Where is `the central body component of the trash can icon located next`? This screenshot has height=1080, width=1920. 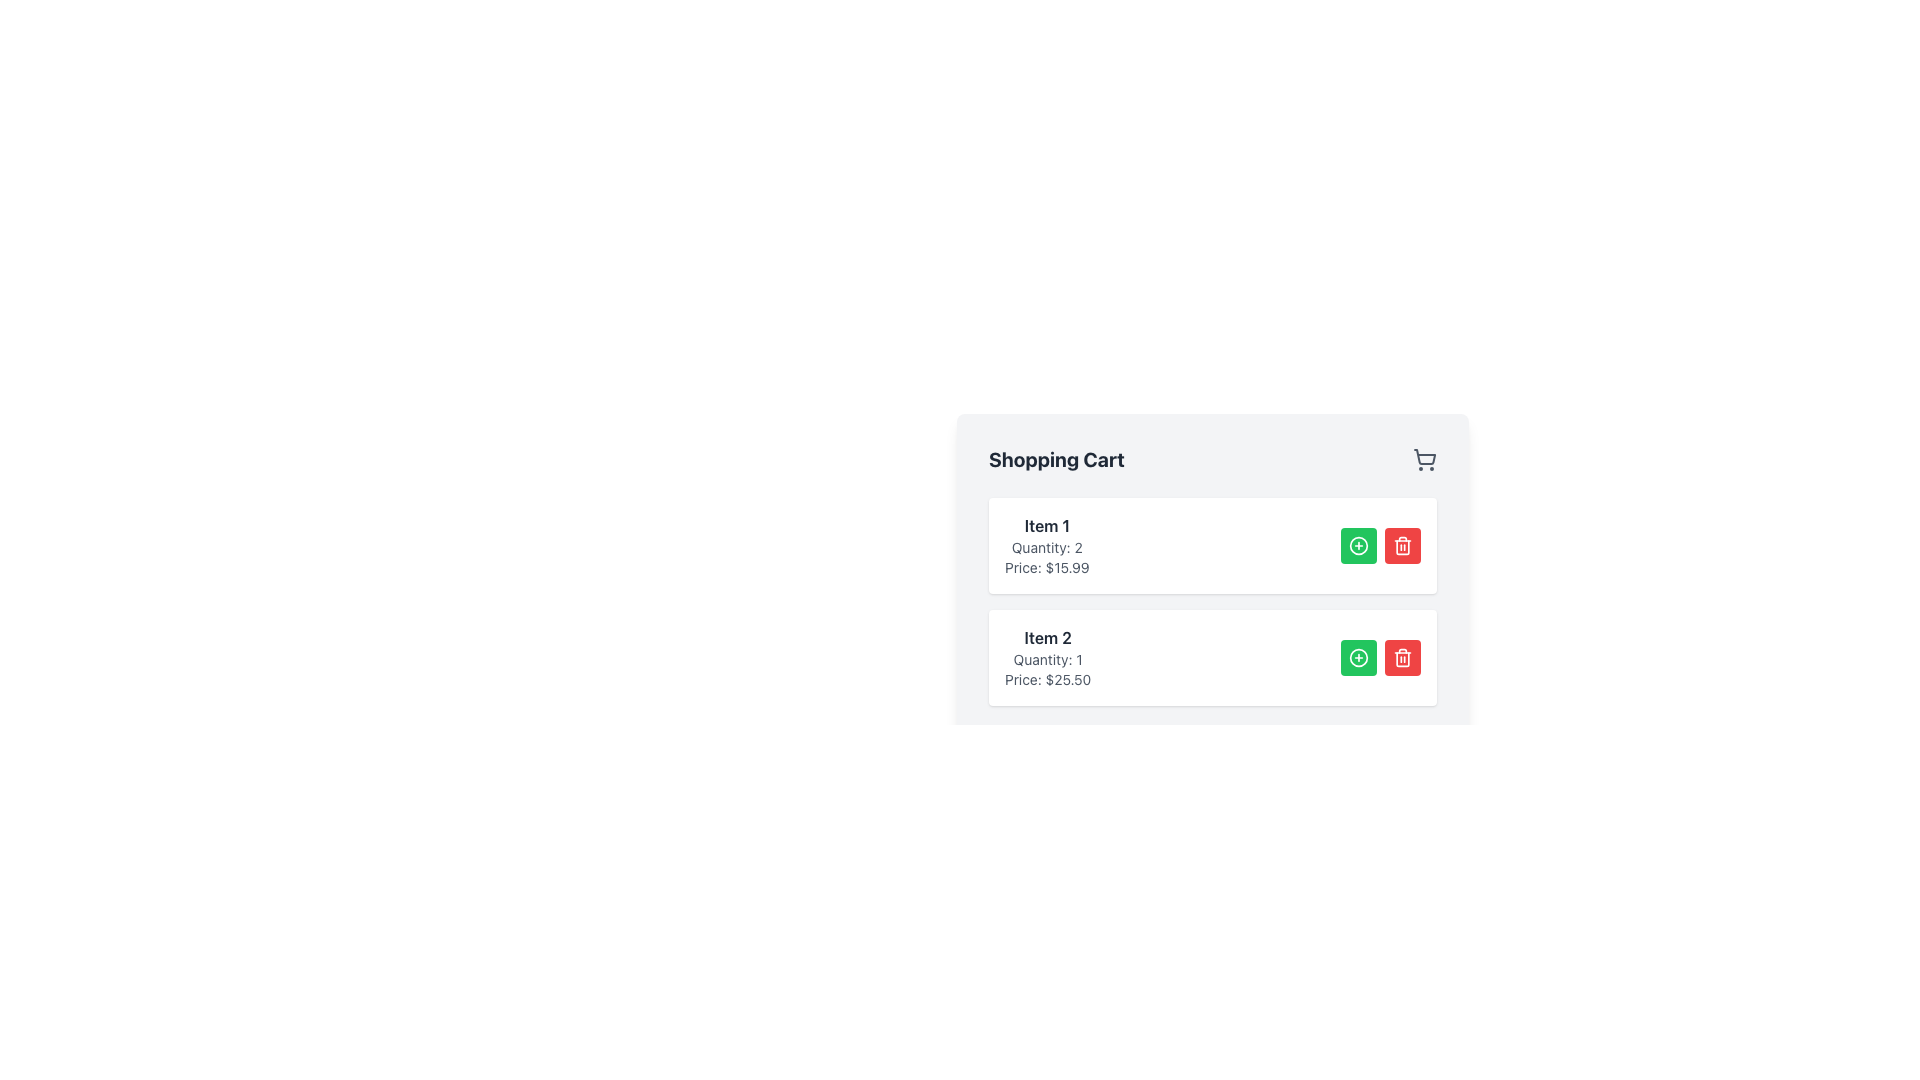 the central body component of the trash can icon located next is located at coordinates (1401, 659).